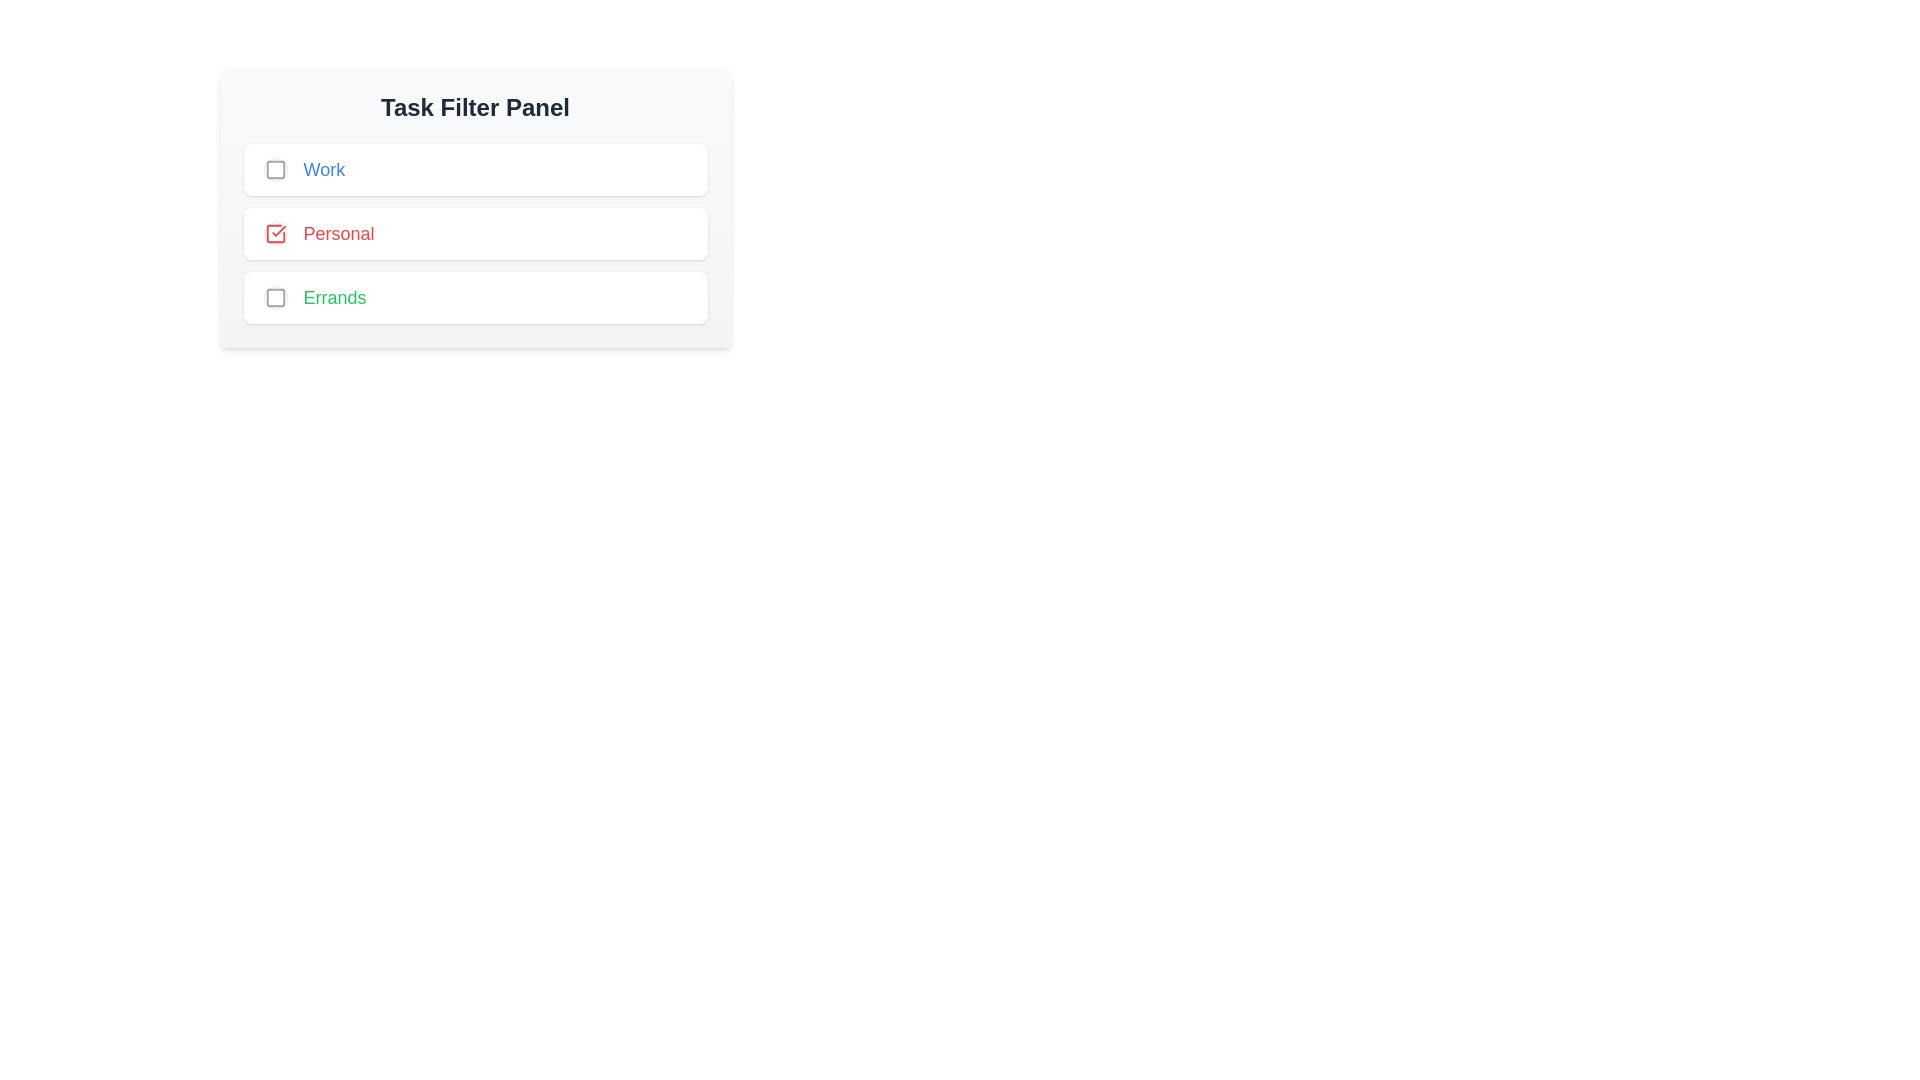 This screenshot has height=1080, width=1920. I want to click on the checkbox, so click(474, 233).